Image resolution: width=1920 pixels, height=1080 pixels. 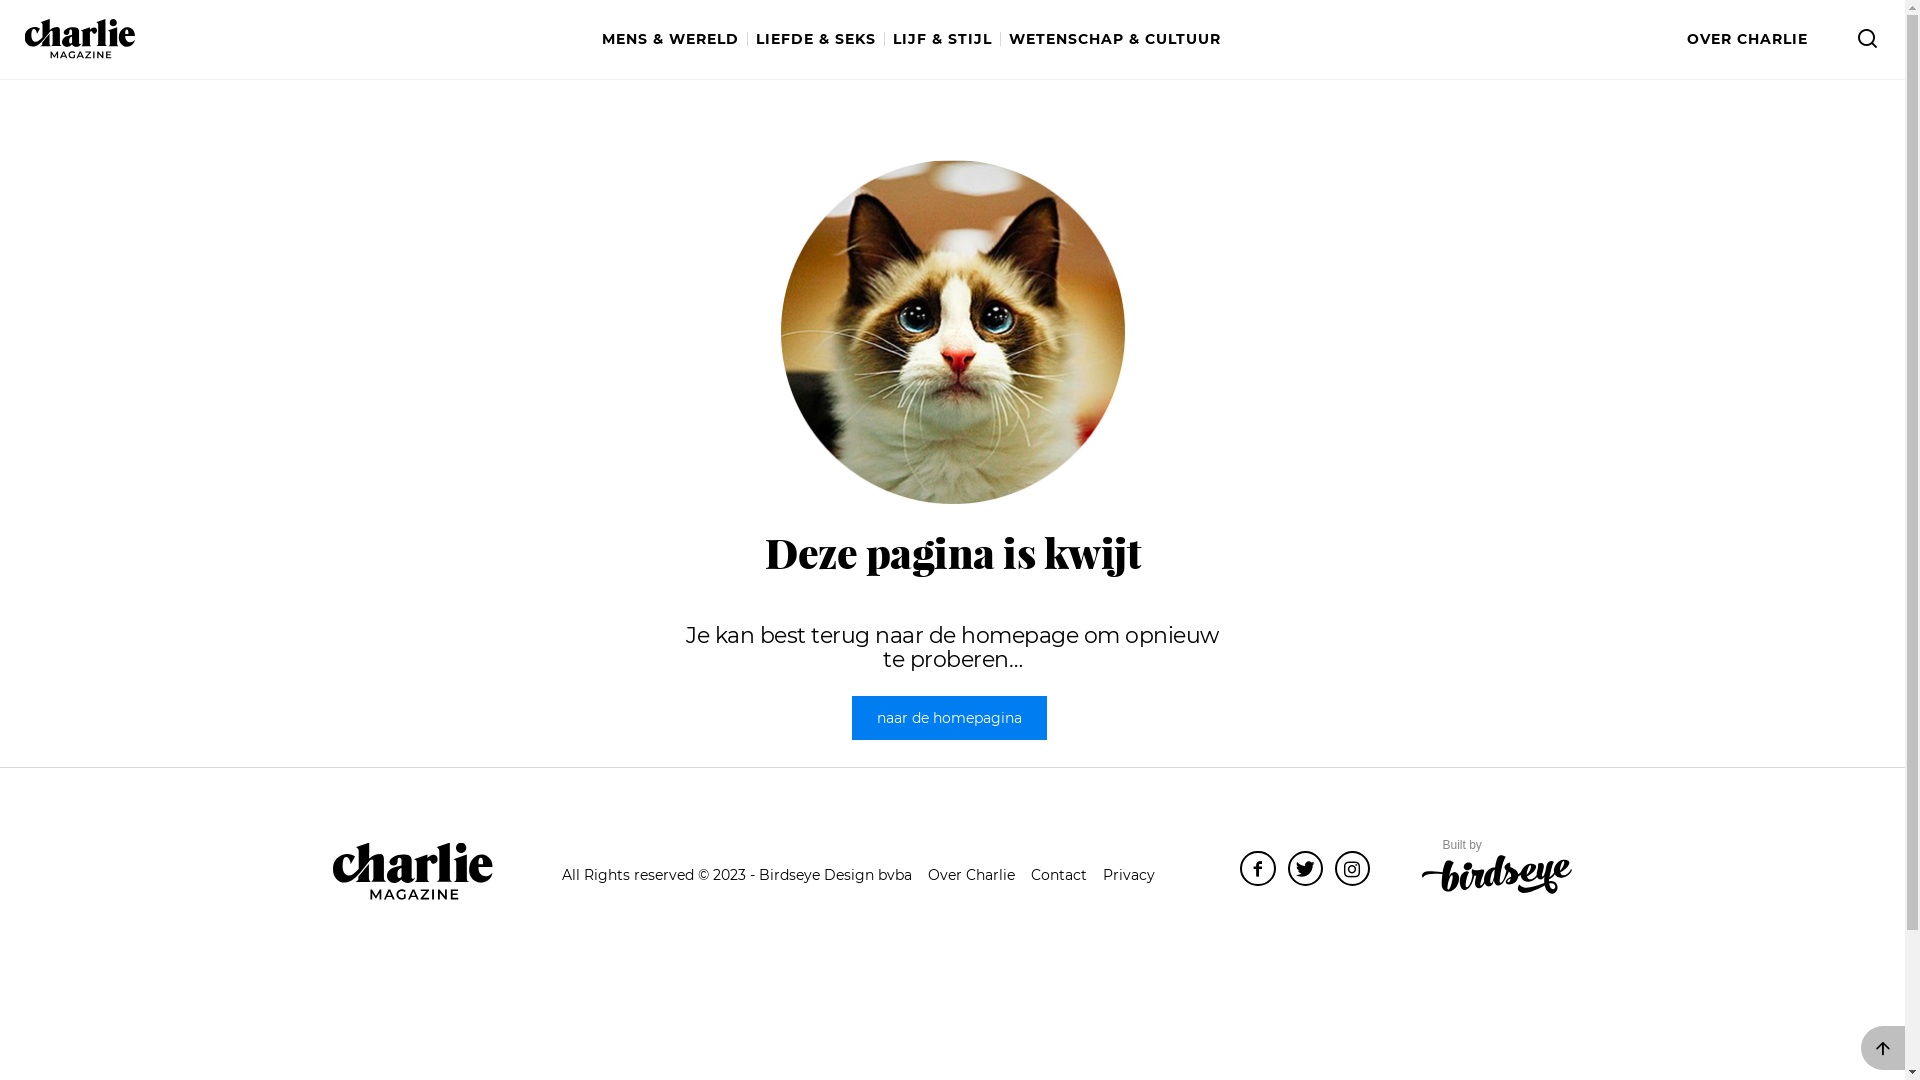 I want to click on 'LIEFDE & SEKS', so click(x=820, y=39).